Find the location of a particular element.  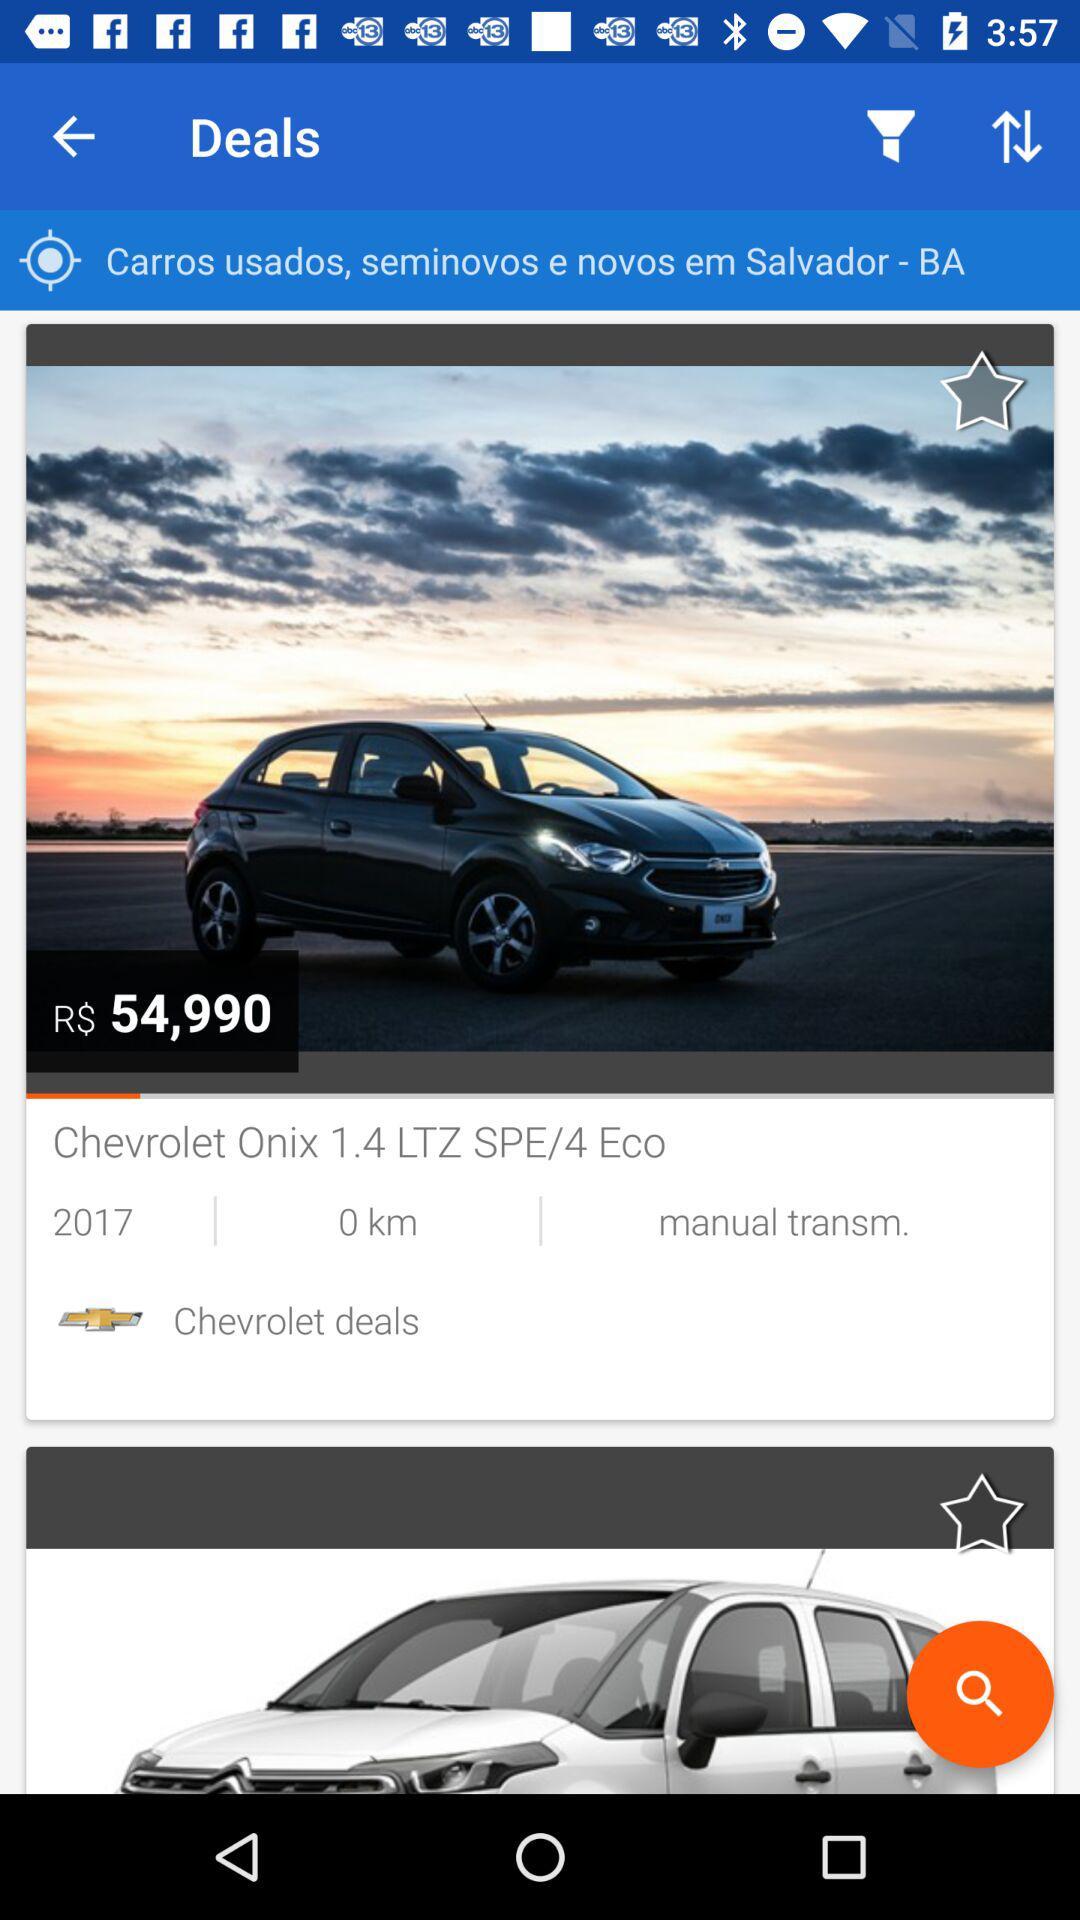

open search is located at coordinates (979, 1693).